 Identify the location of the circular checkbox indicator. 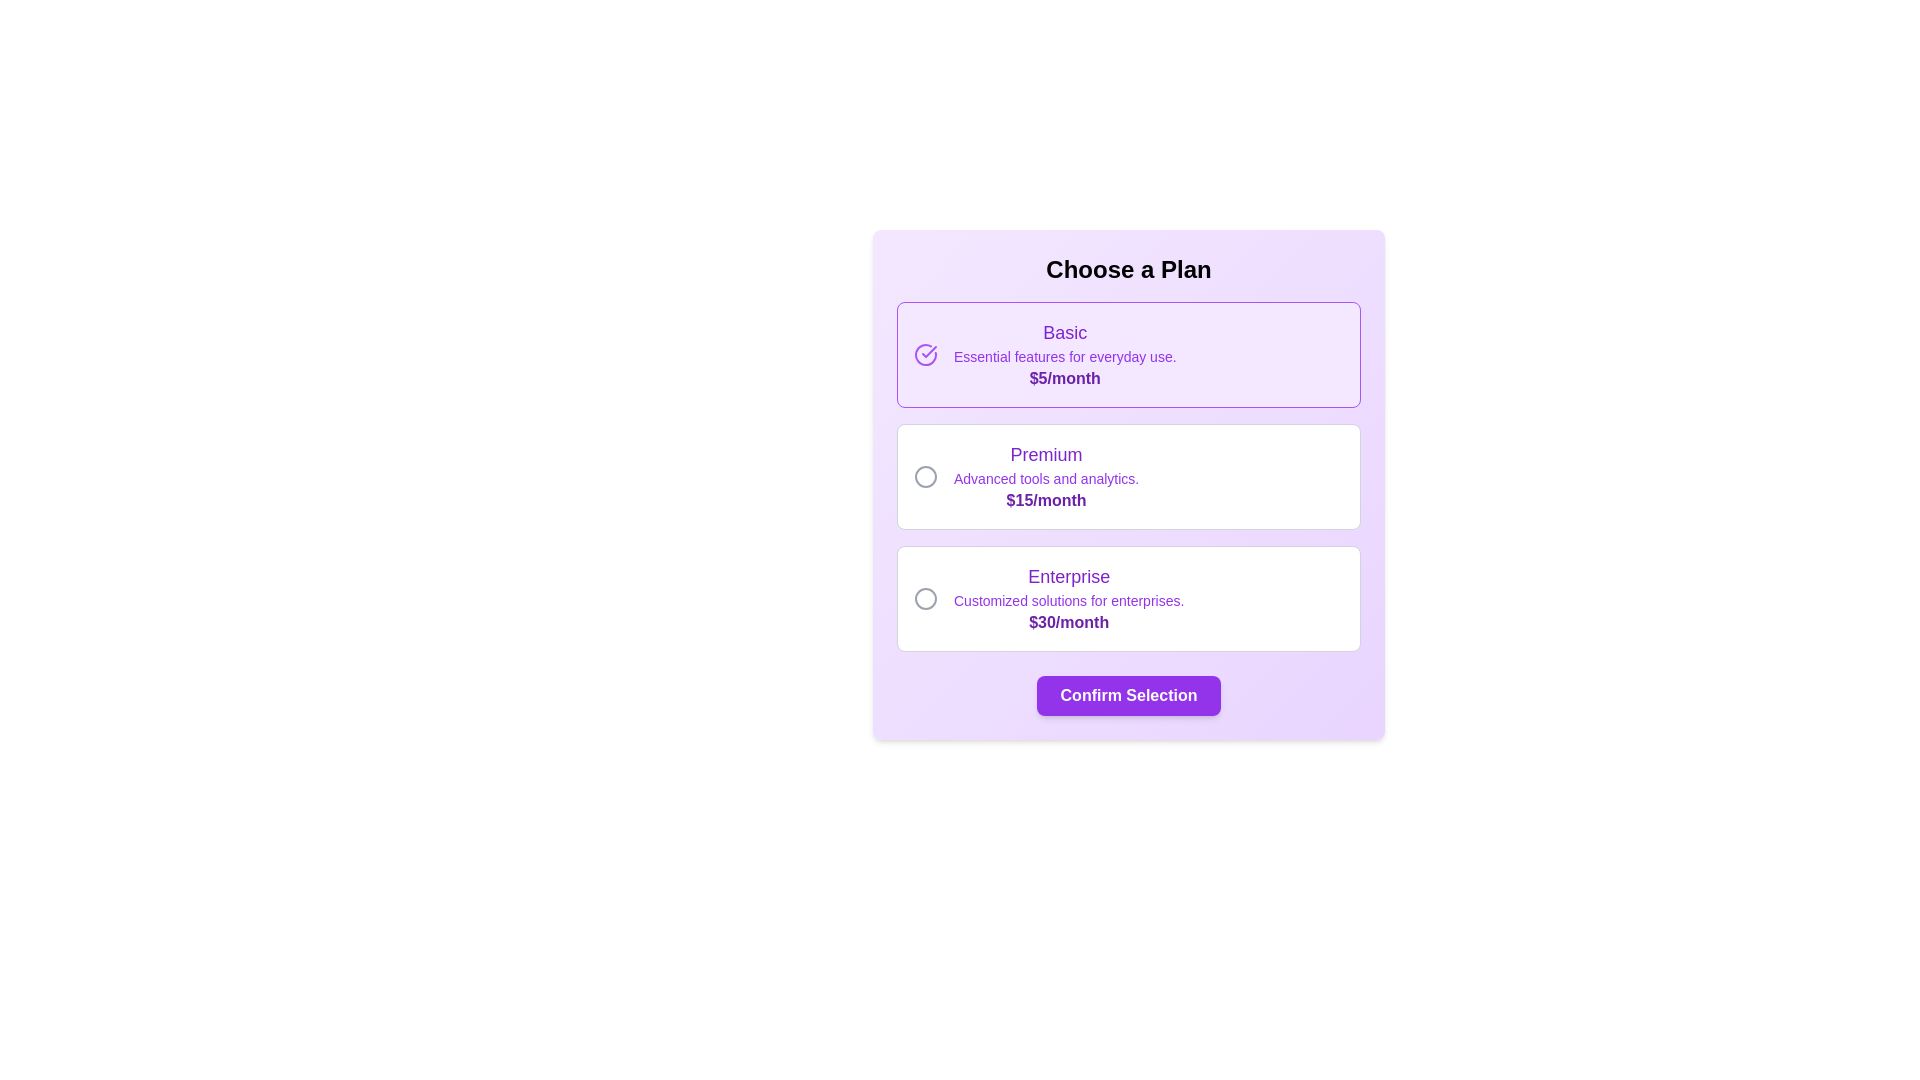
(925, 477).